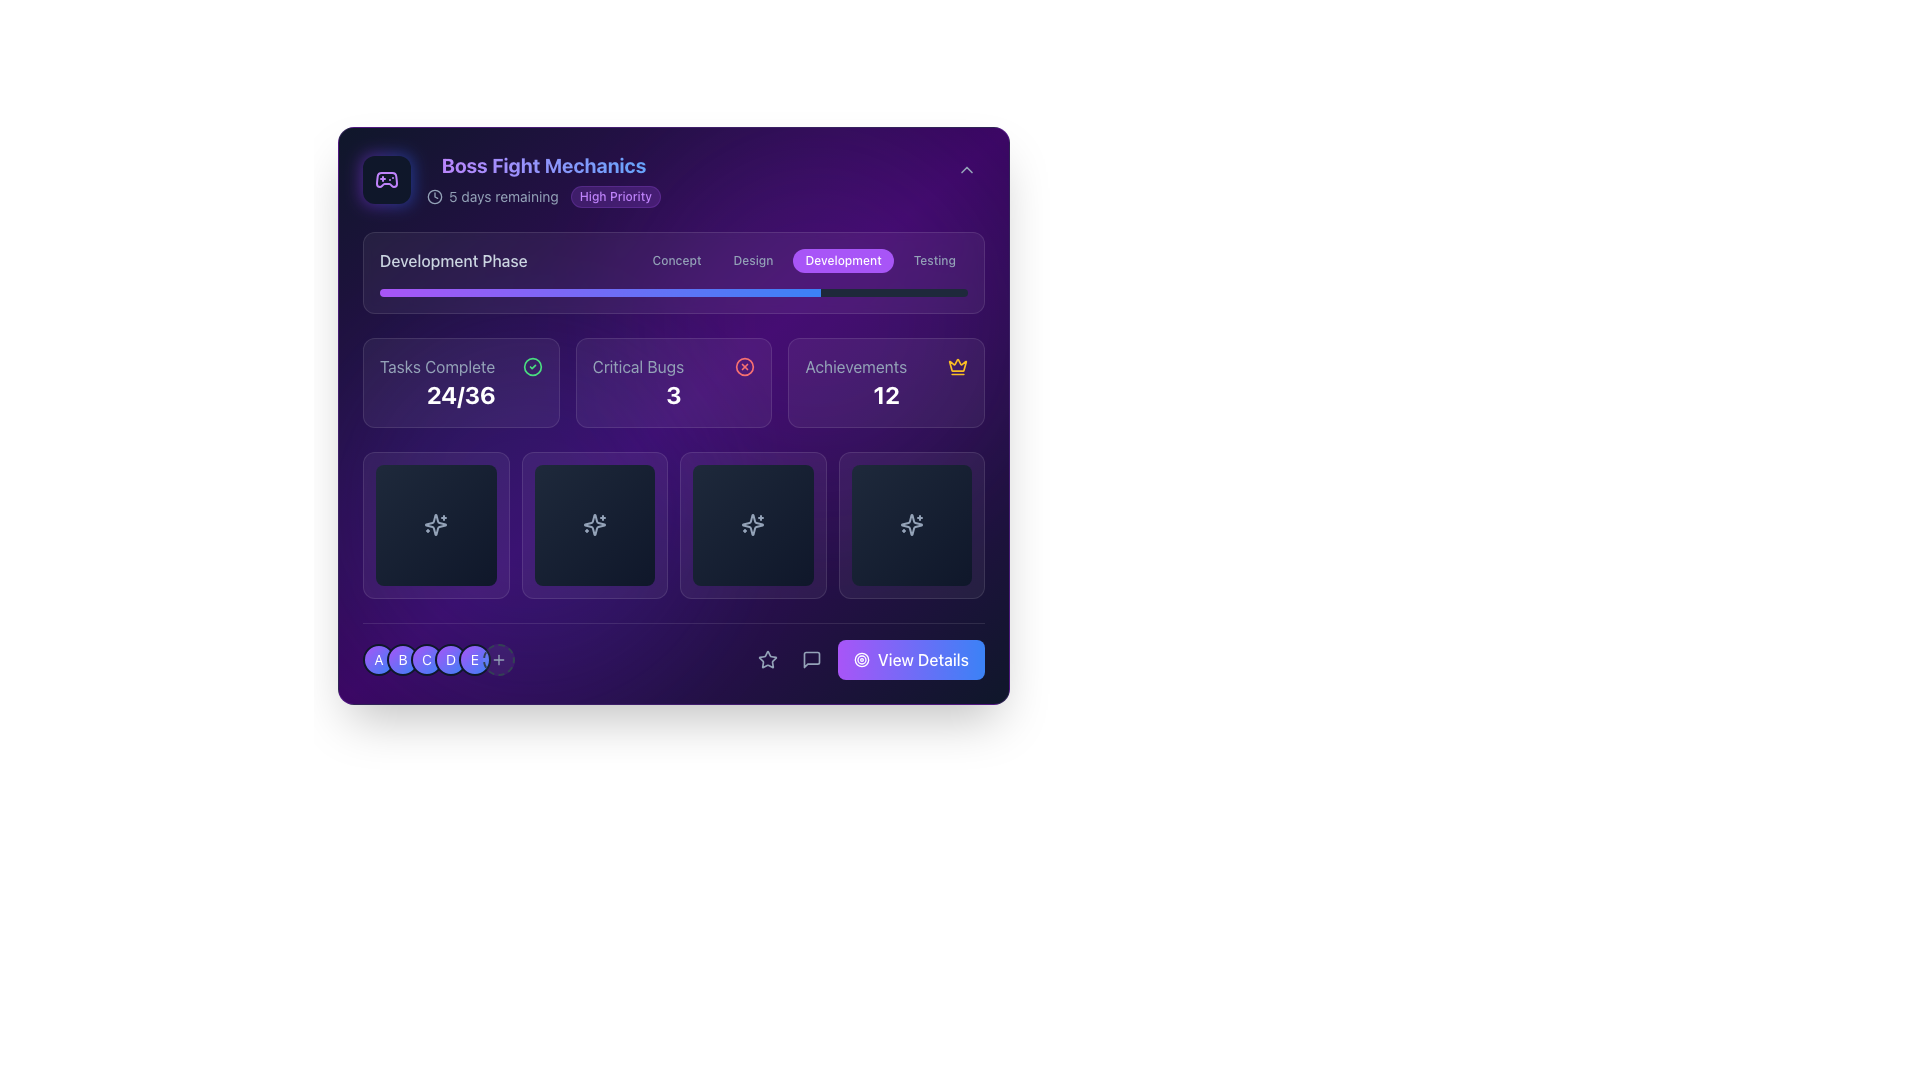 The height and width of the screenshot is (1080, 1920). Describe the element at coordinates (957, 366) in the screenshot. I see `the decorative icon located in the 'Achievements' section, positioned` at that location.